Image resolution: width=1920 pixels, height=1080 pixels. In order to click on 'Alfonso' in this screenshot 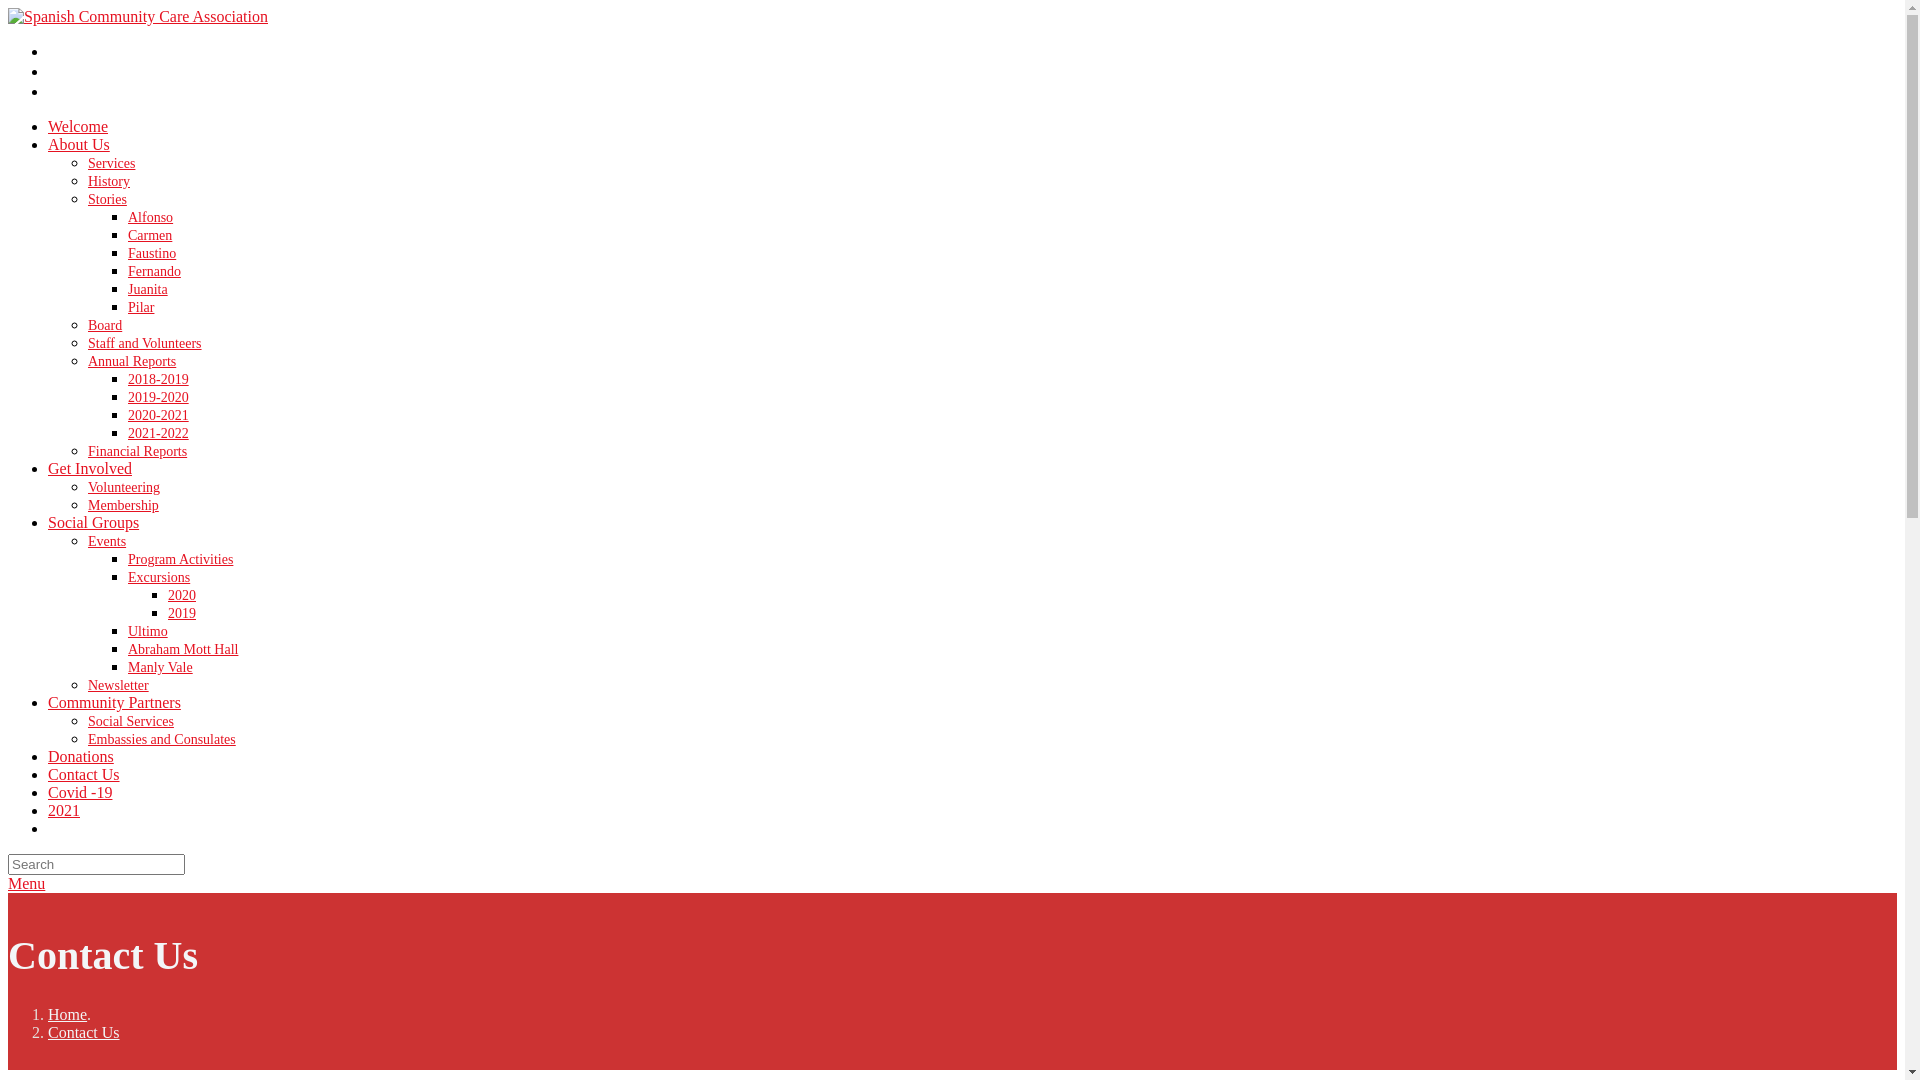, I will do `click(127, 217)`.